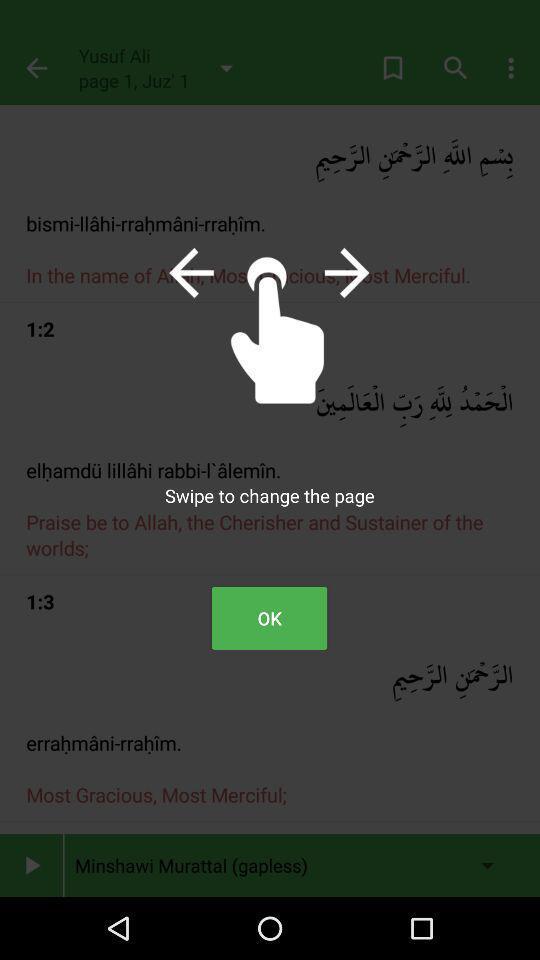 The image size is (540, 960). Describe the element at coordinates (269, 617) in the screenshot. I see `ok` at that location.